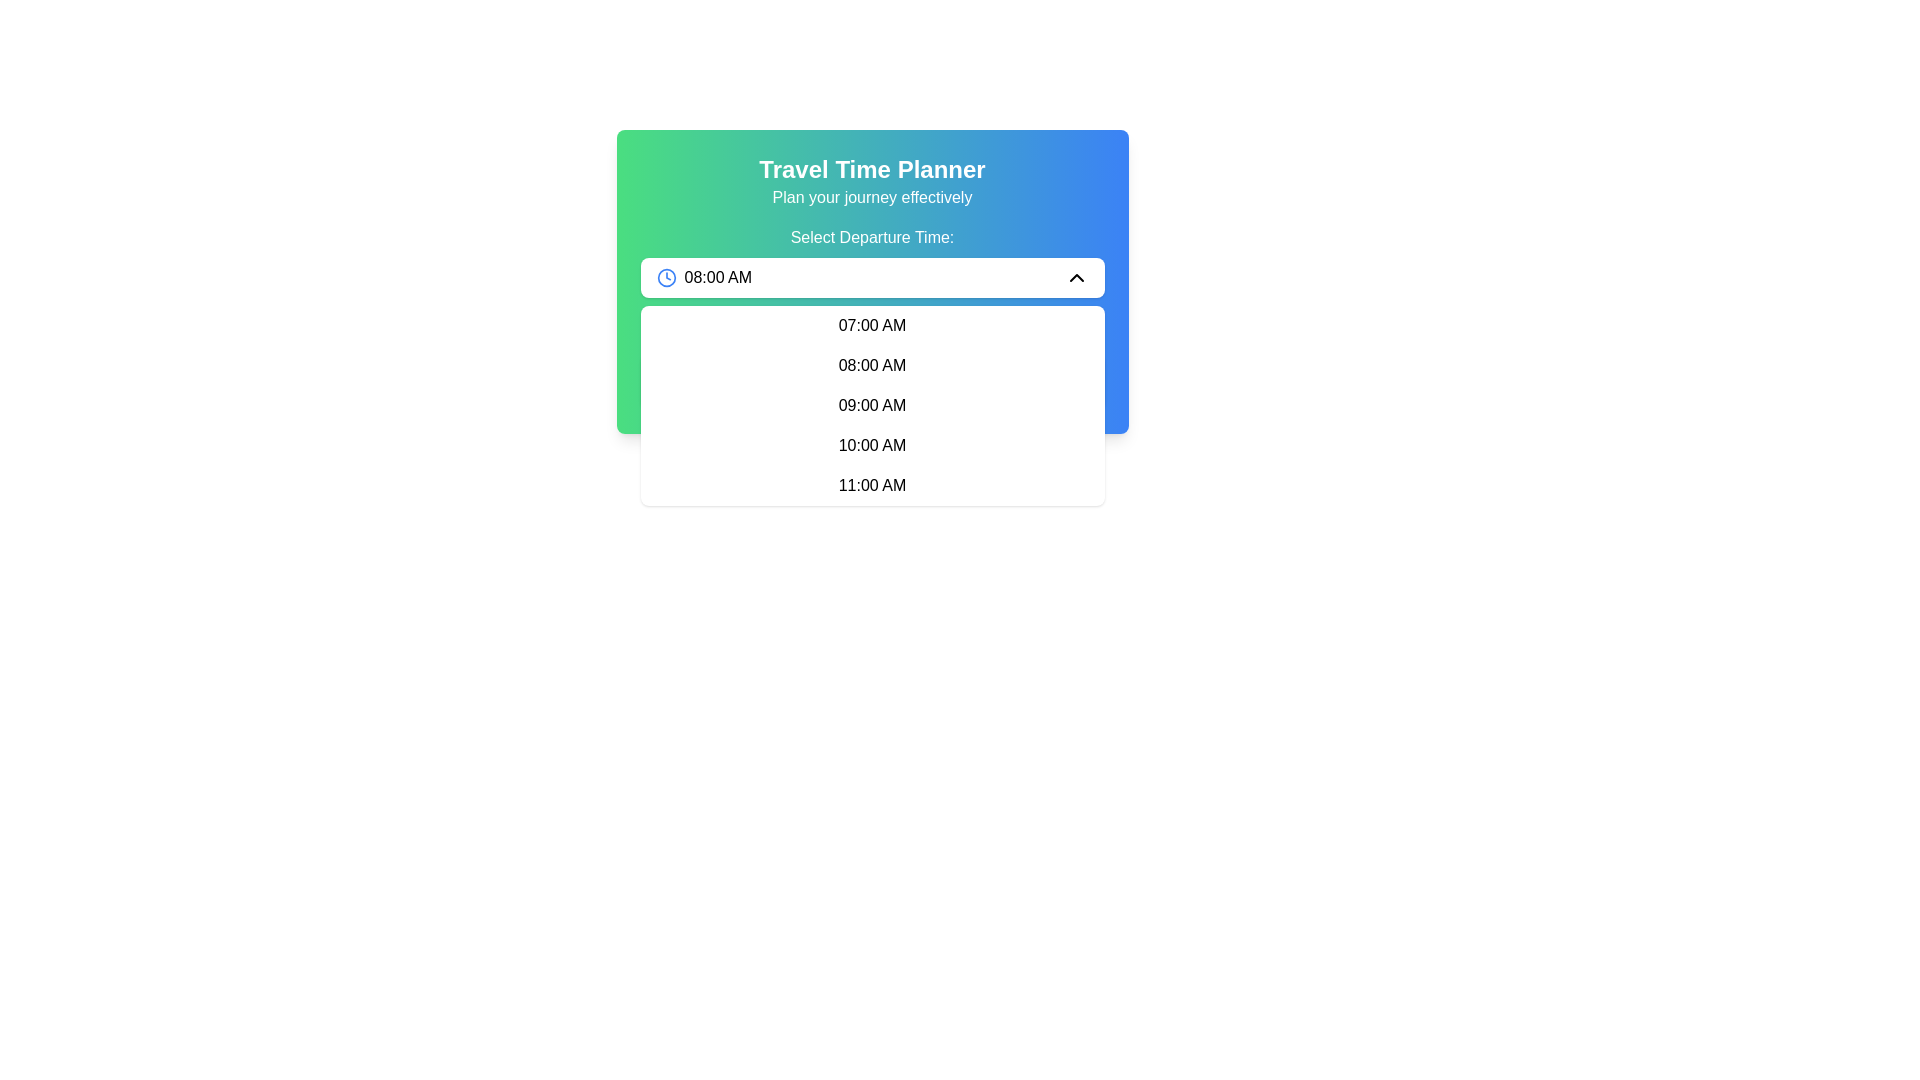 This screenshot has height=1080, width=1920. I want to click on the dropdown menu item displaying '07:00 AM', which is the first option in the list of time selections within the dropdown menu located below the 'Select Departure Time' field, so click(872, 325).